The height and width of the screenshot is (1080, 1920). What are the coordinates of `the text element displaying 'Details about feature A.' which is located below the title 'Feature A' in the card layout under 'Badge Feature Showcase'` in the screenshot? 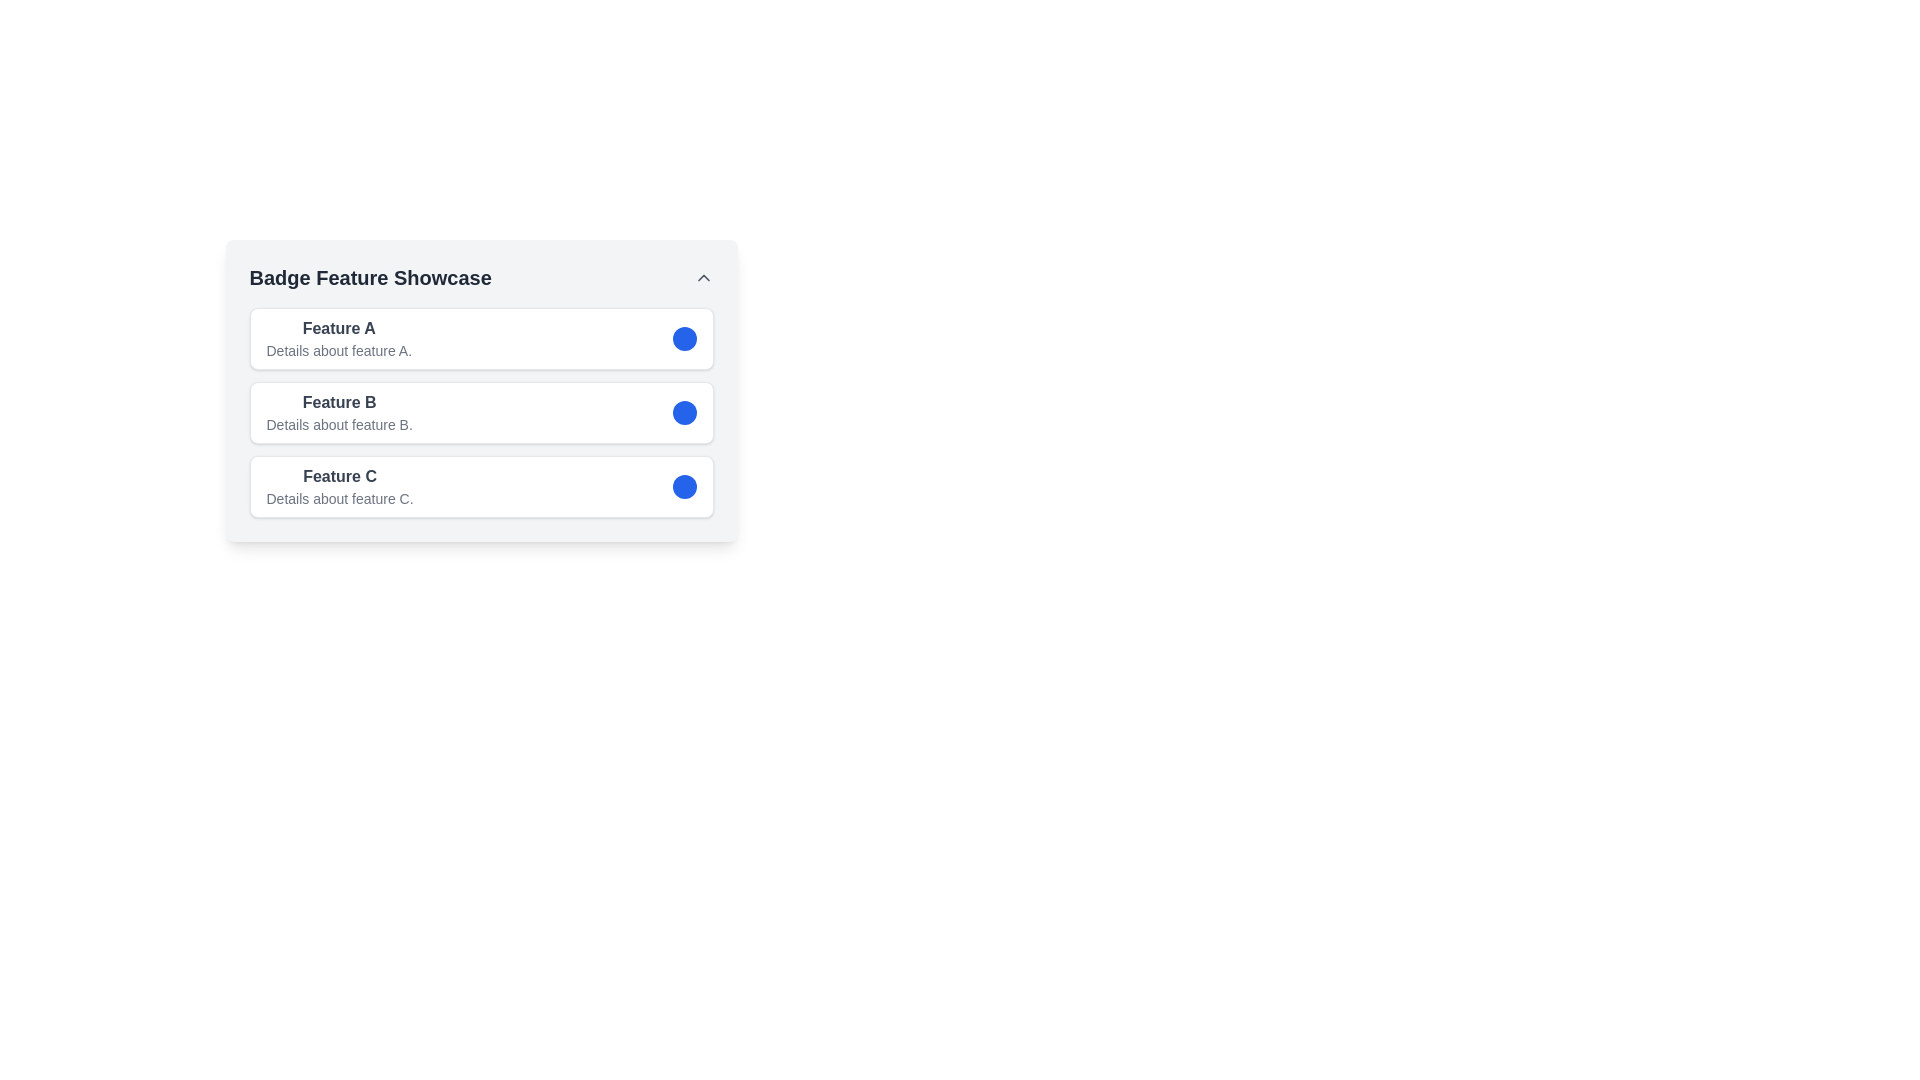 It's located at (339, 350).